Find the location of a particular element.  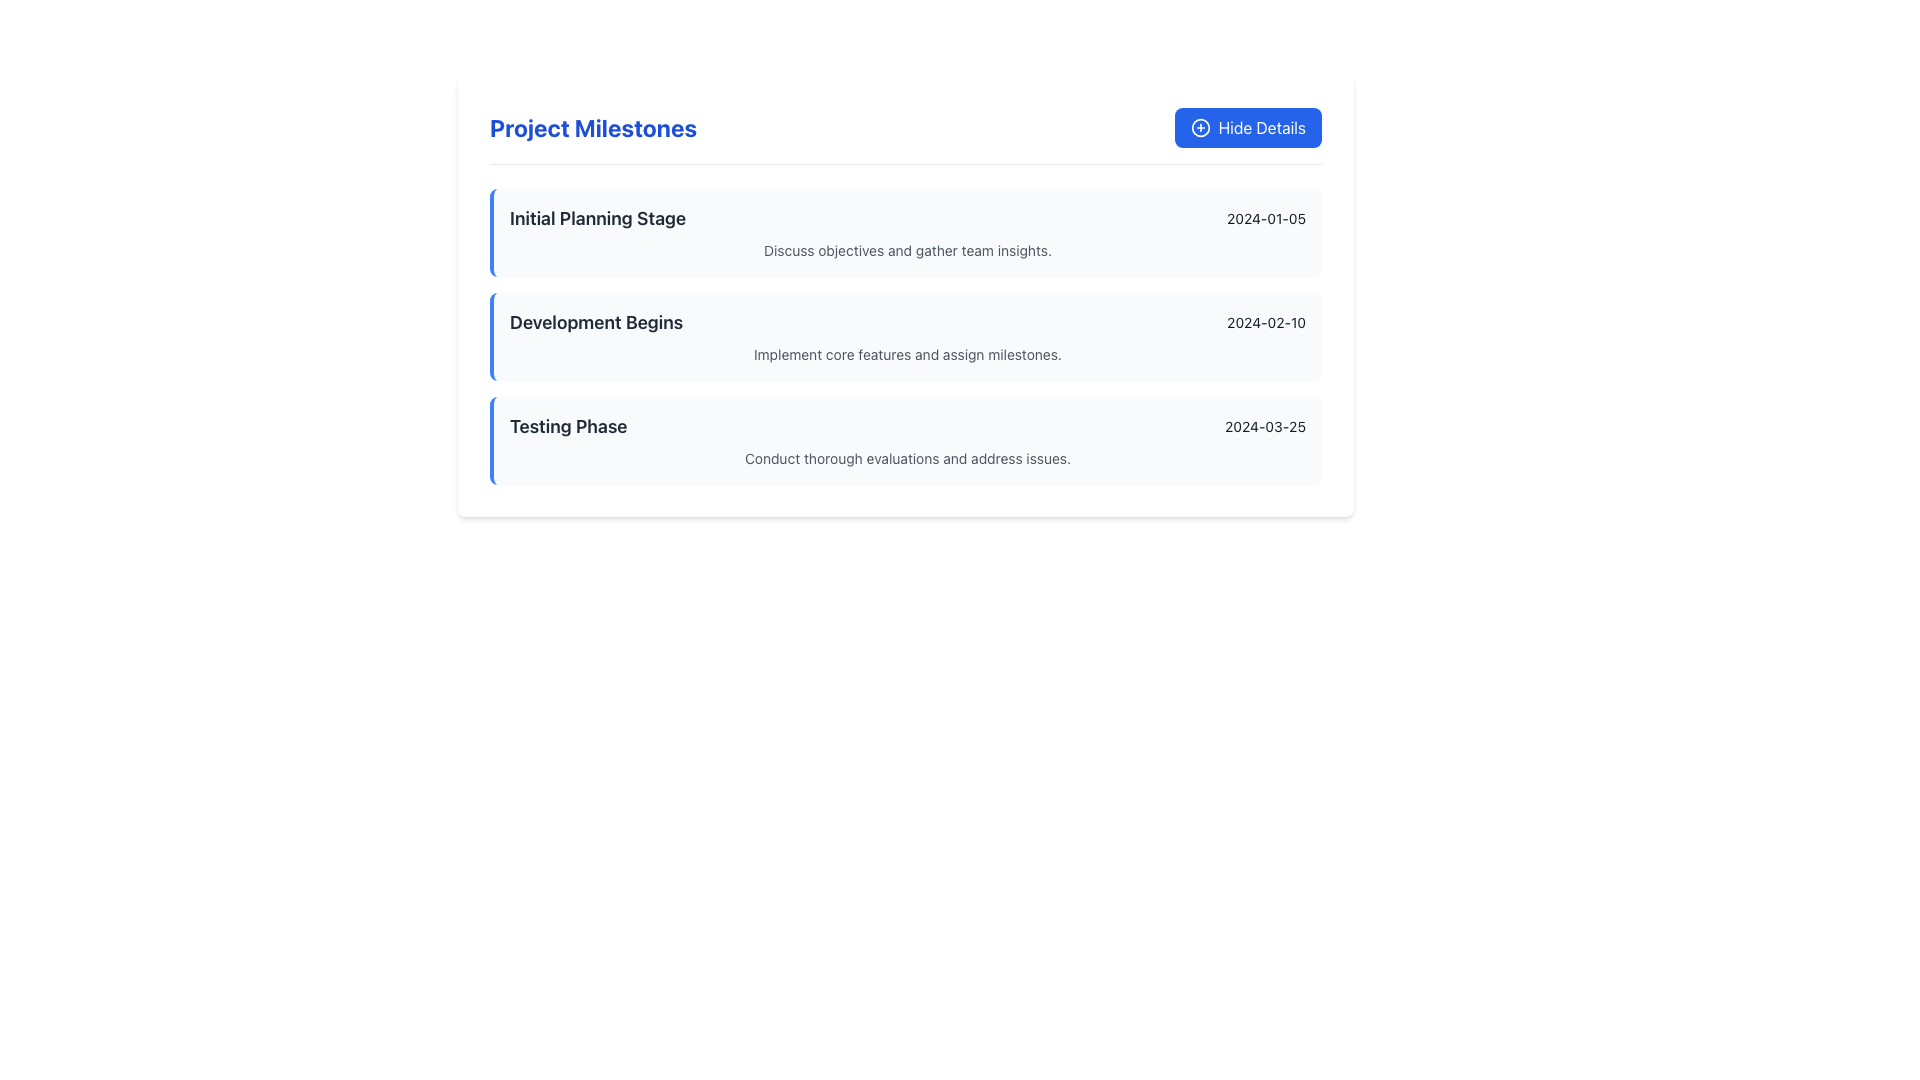

the Text Label displaying the date '2024-03-25' located in the last row of the milestones list, aligned to the right next to the 'Testing Phase' title is located at coordinates (1264, 426).